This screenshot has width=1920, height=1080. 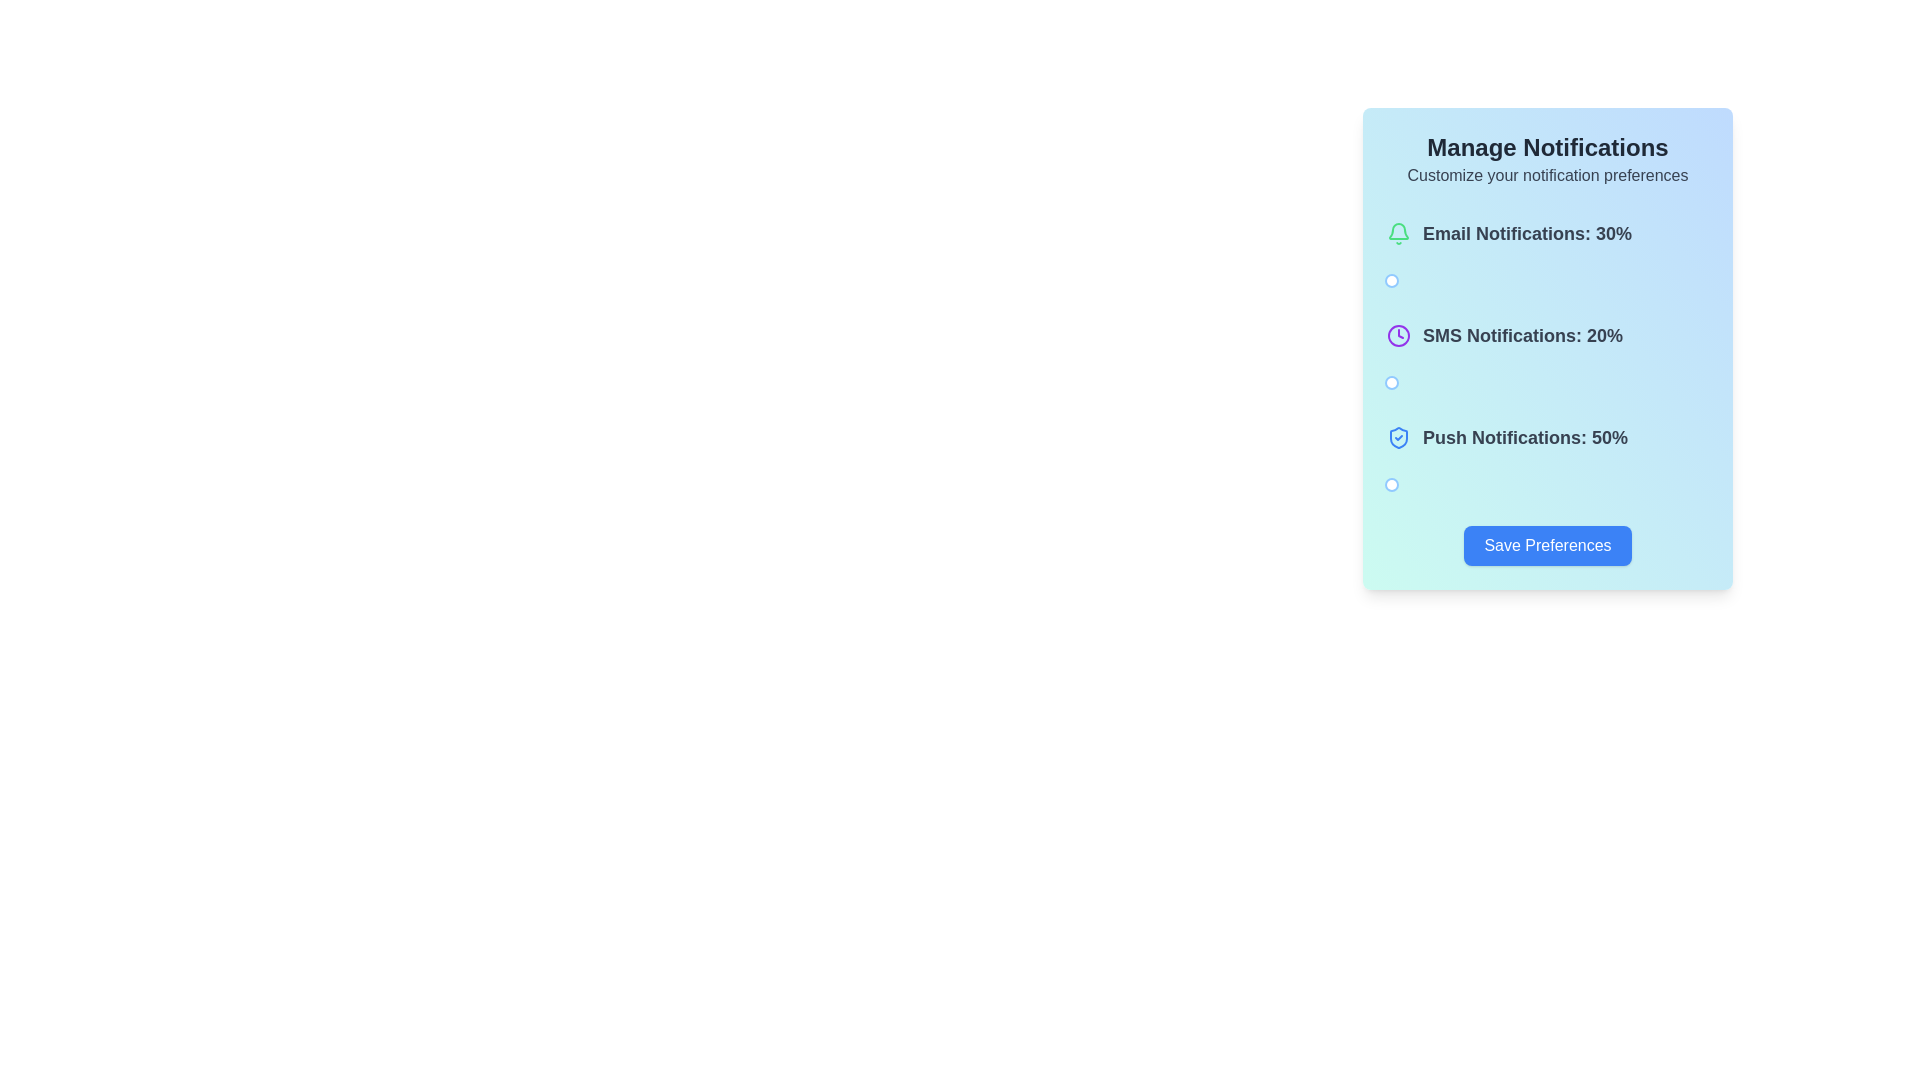 I want to click on the appearance of the circular shape with a purple stroke located within the clock icon, which is positioned next to the 'SMS Notifications: 20%' text, so click(x=1397, y=334).